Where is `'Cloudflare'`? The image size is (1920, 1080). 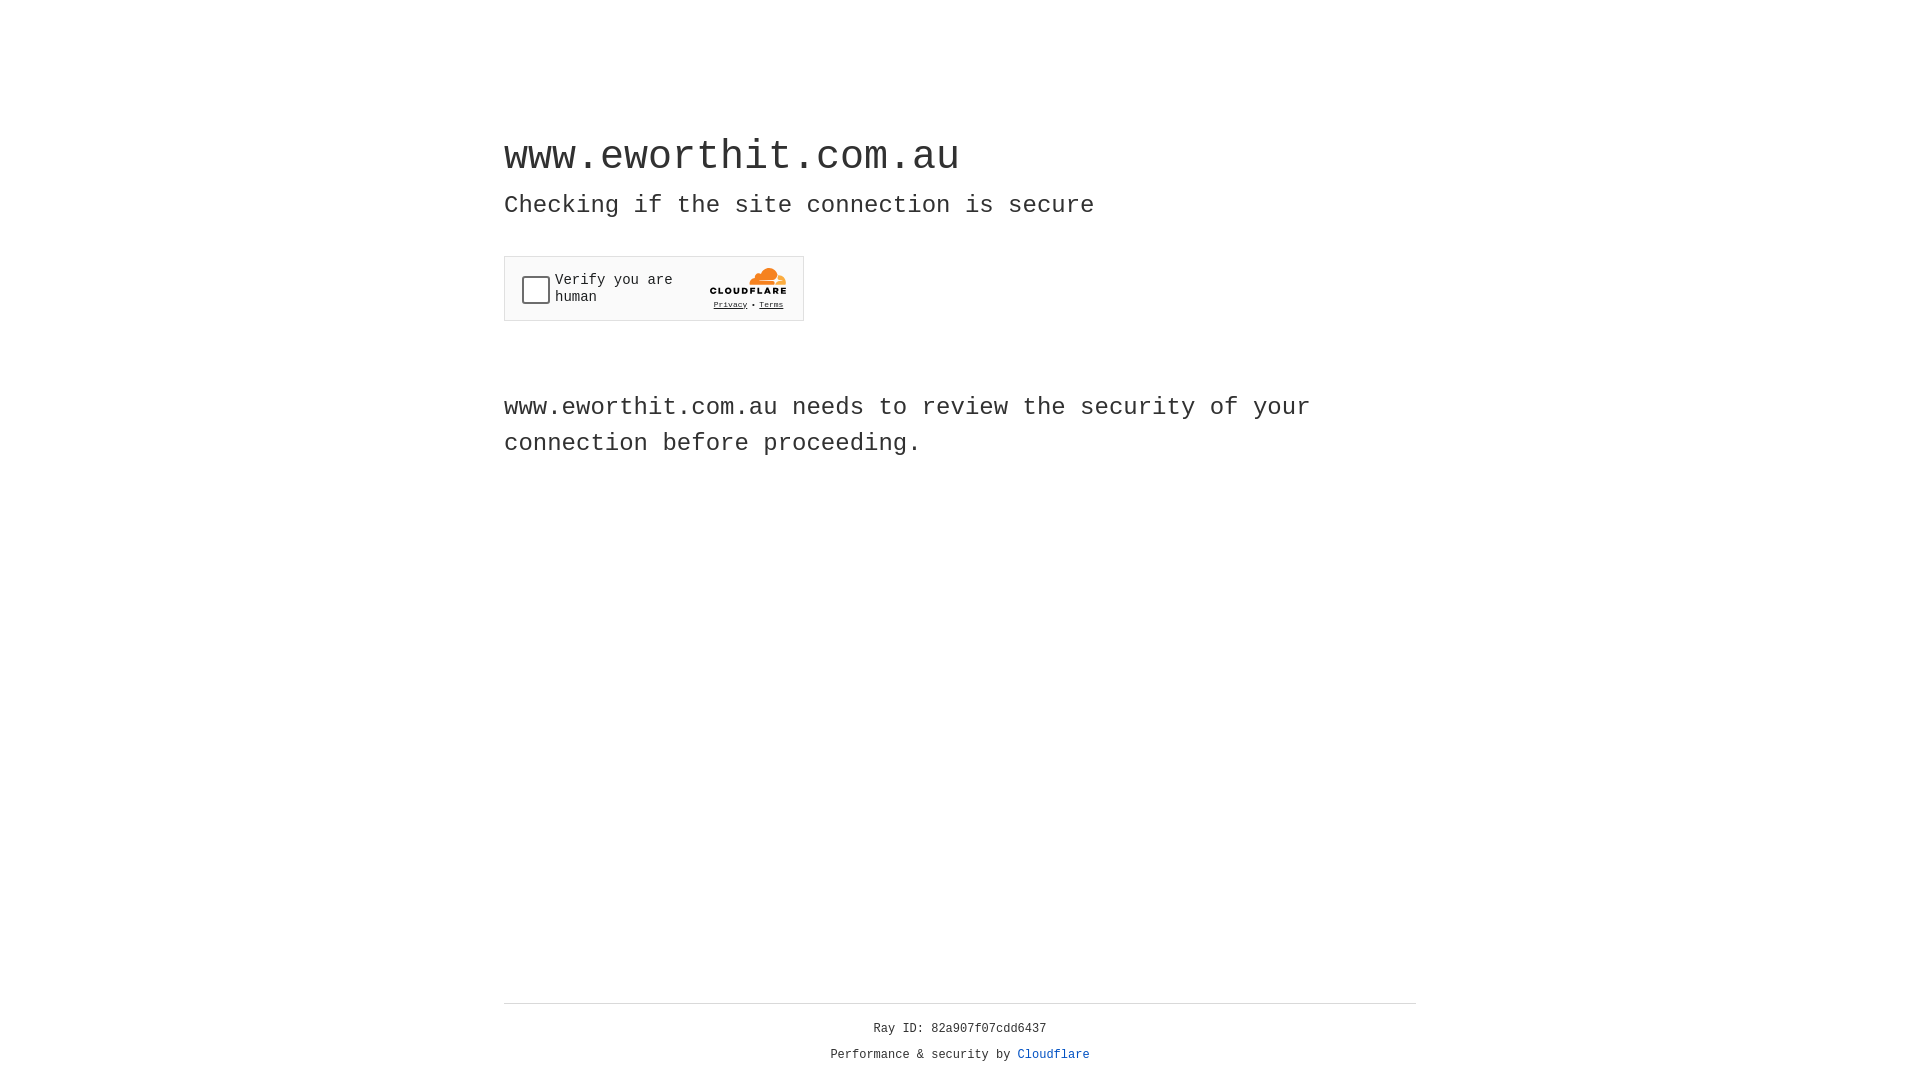
'Cloudflare' is located at coordinates (1053, 1054).